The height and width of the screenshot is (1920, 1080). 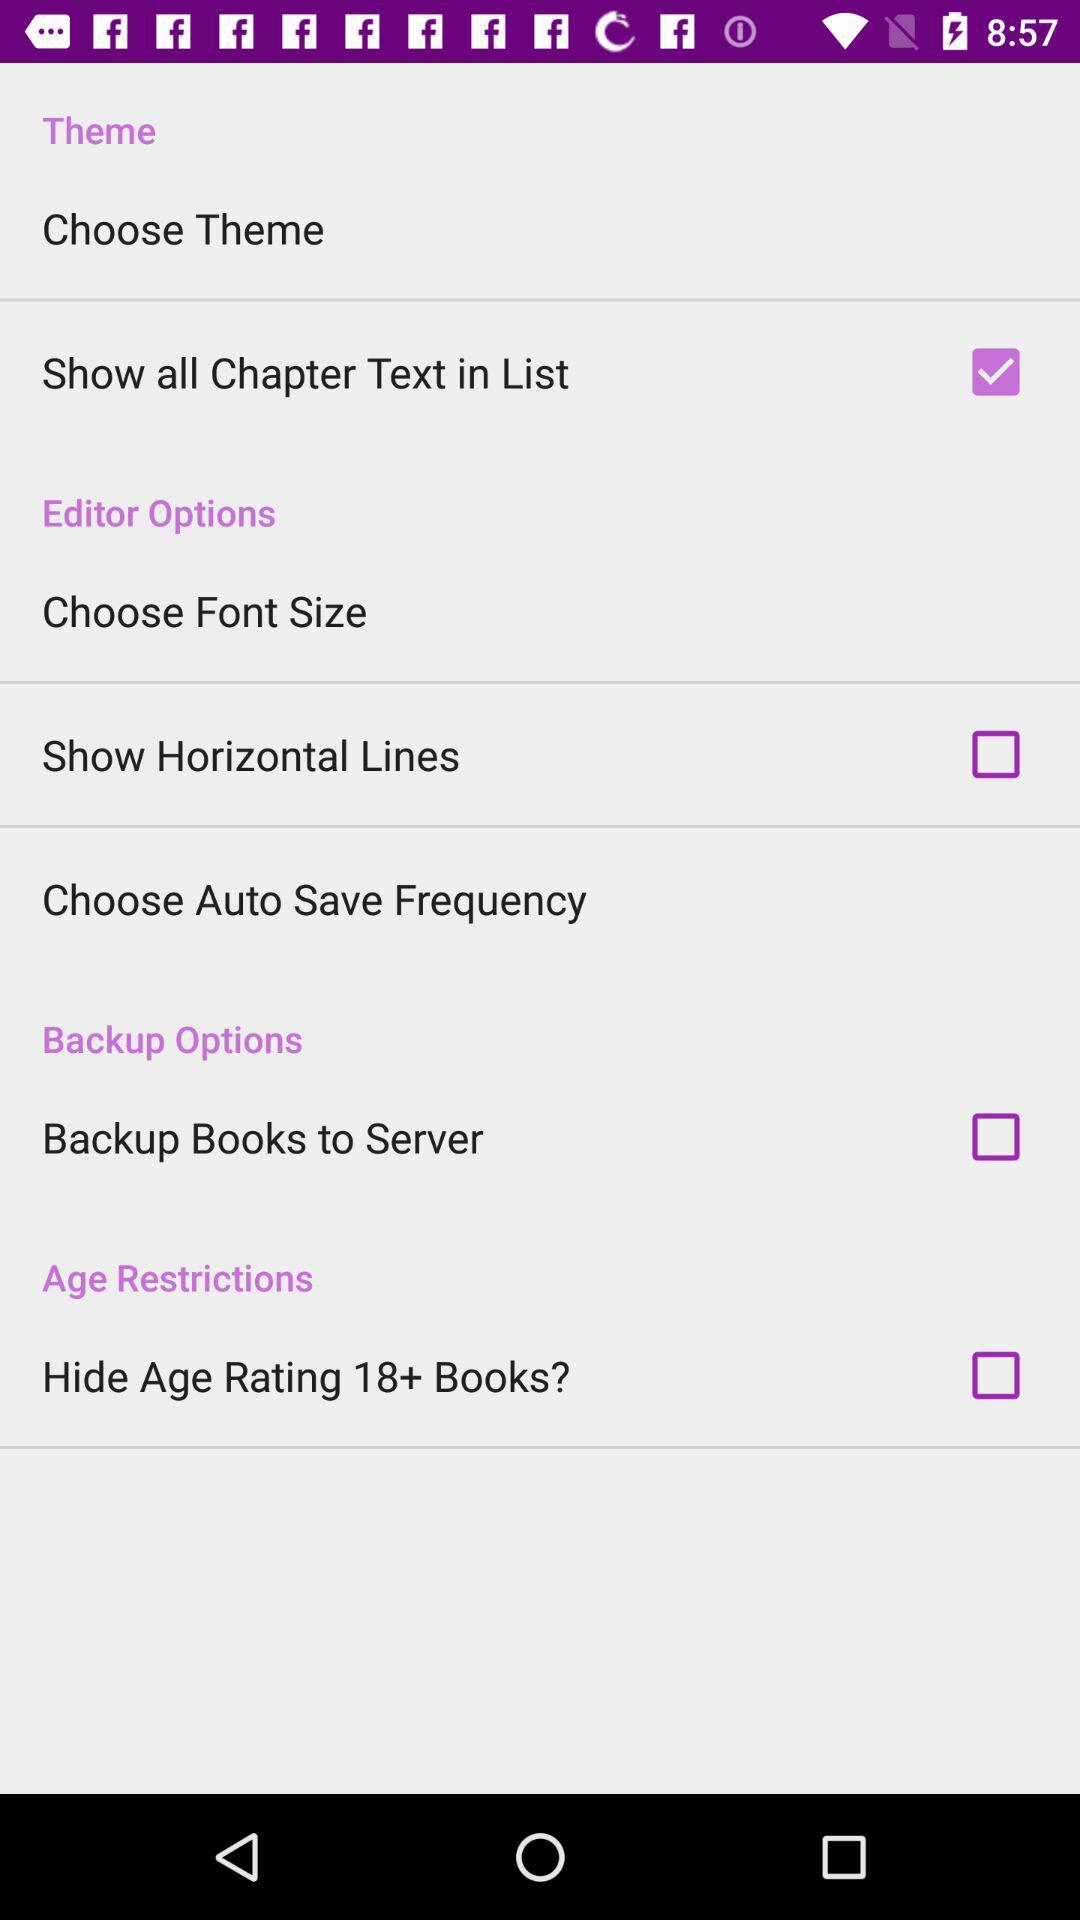 What do you see at coordinates (305, 1374) in the screenshot?
I see `the app below age restrictions icon` at bounding box center [305, 1374].